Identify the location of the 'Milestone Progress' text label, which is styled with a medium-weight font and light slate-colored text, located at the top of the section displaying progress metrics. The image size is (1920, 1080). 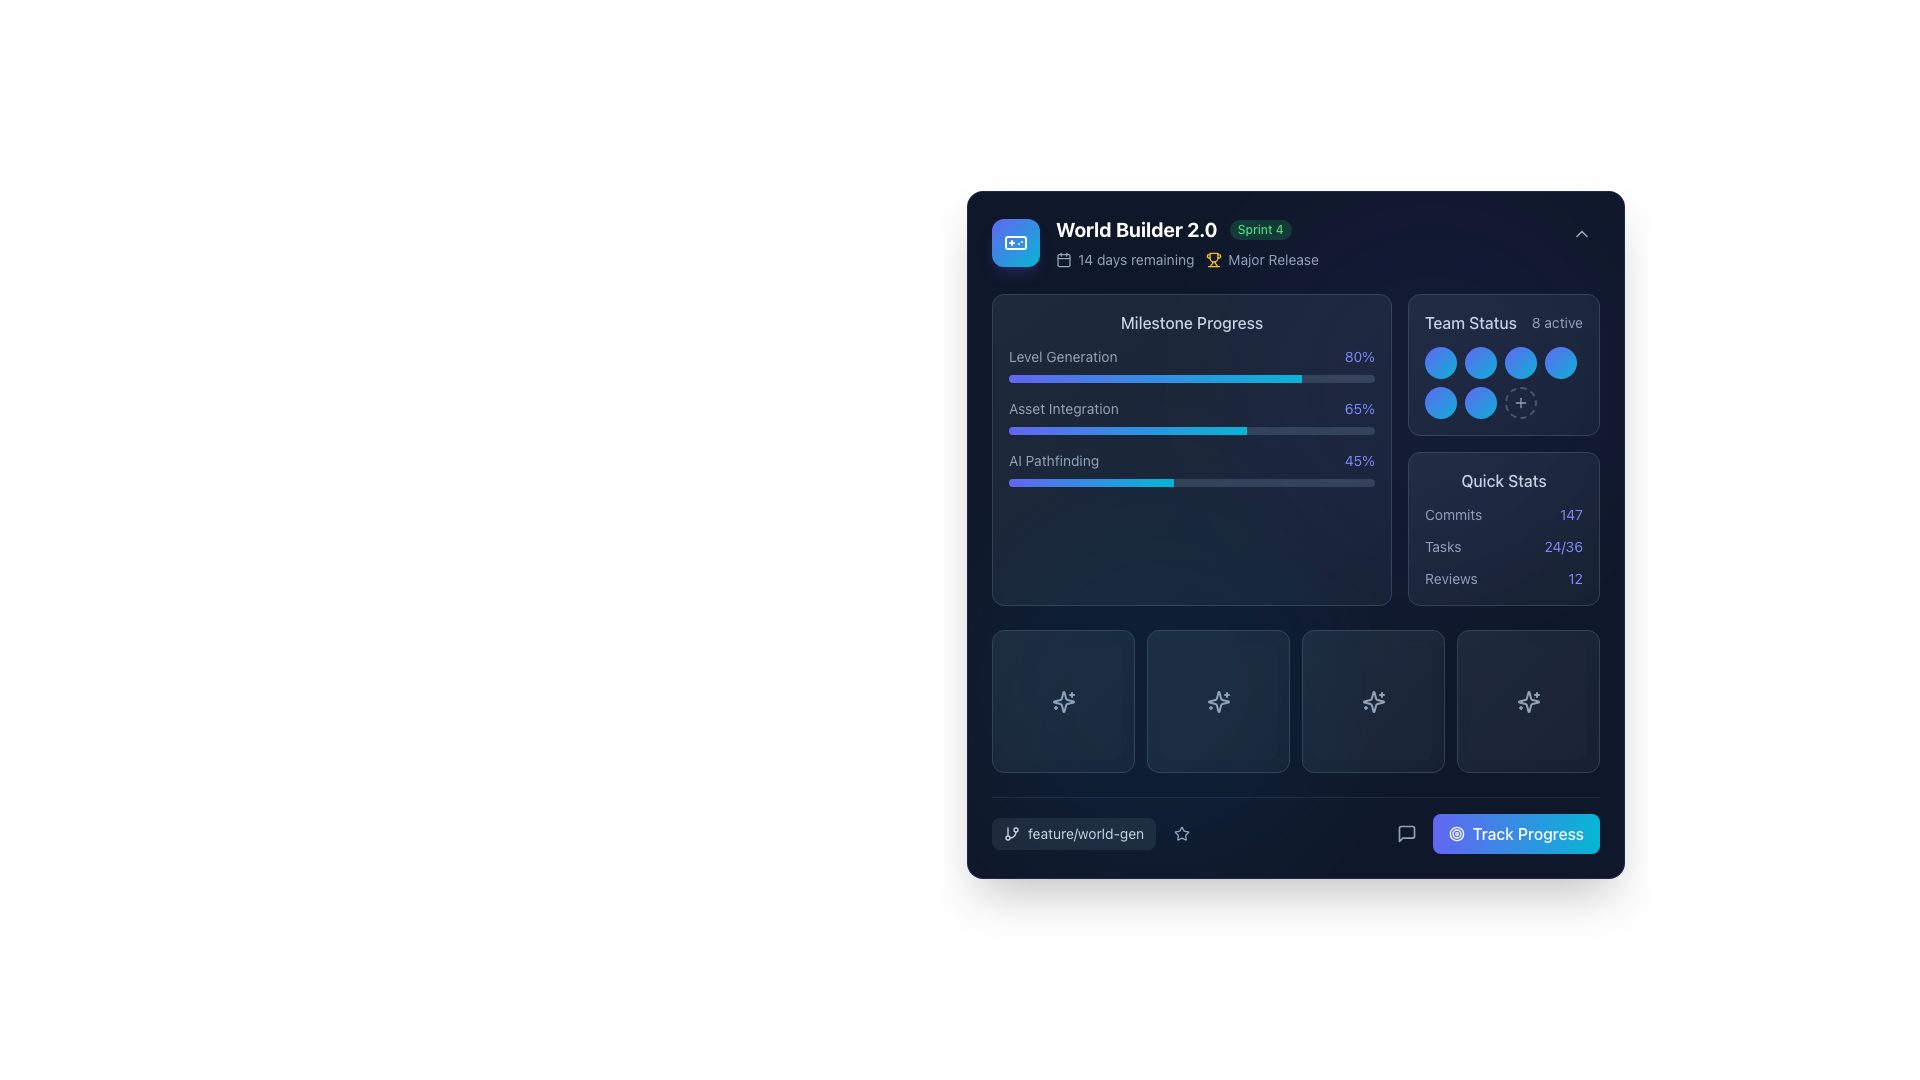
(1191, 322).